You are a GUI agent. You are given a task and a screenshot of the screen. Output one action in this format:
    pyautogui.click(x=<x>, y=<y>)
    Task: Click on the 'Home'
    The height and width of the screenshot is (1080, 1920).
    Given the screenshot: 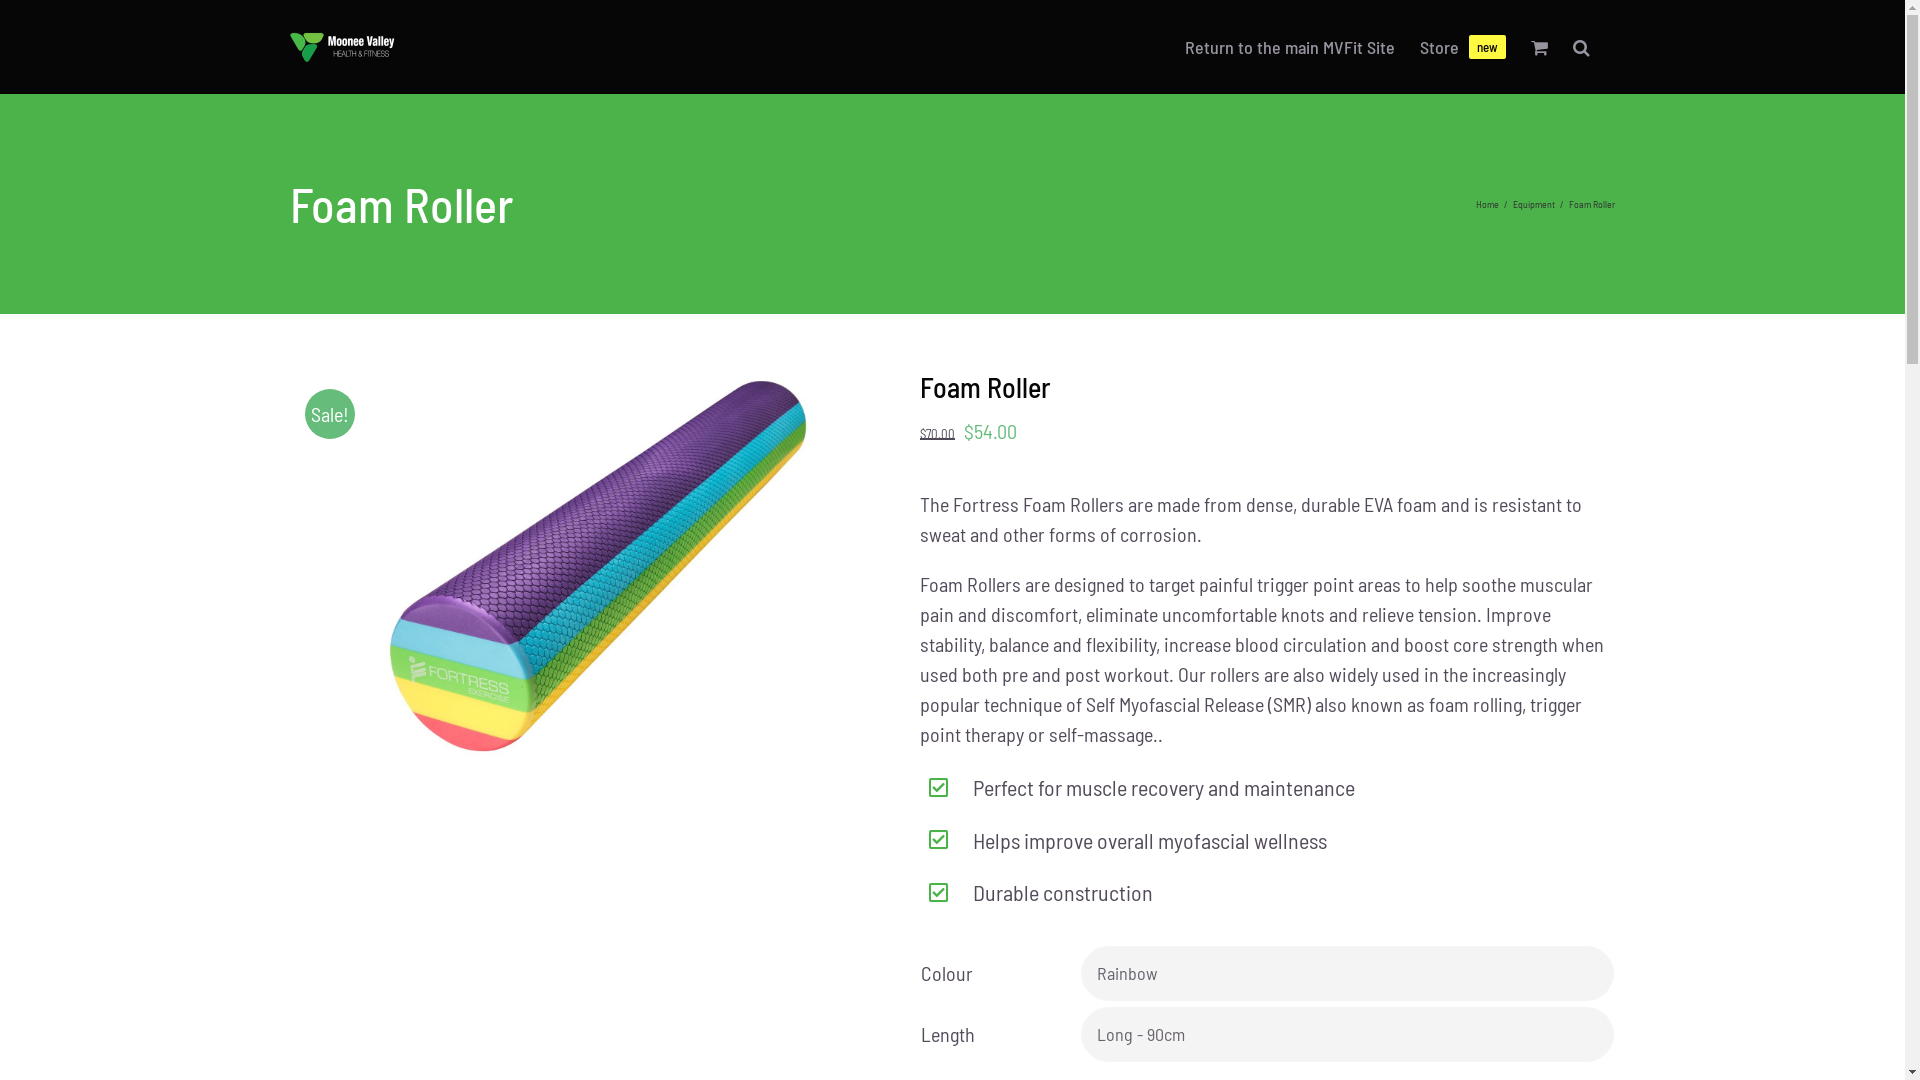 What is the action you would take?
    pyautogui.click(x=1487, y=204)
    